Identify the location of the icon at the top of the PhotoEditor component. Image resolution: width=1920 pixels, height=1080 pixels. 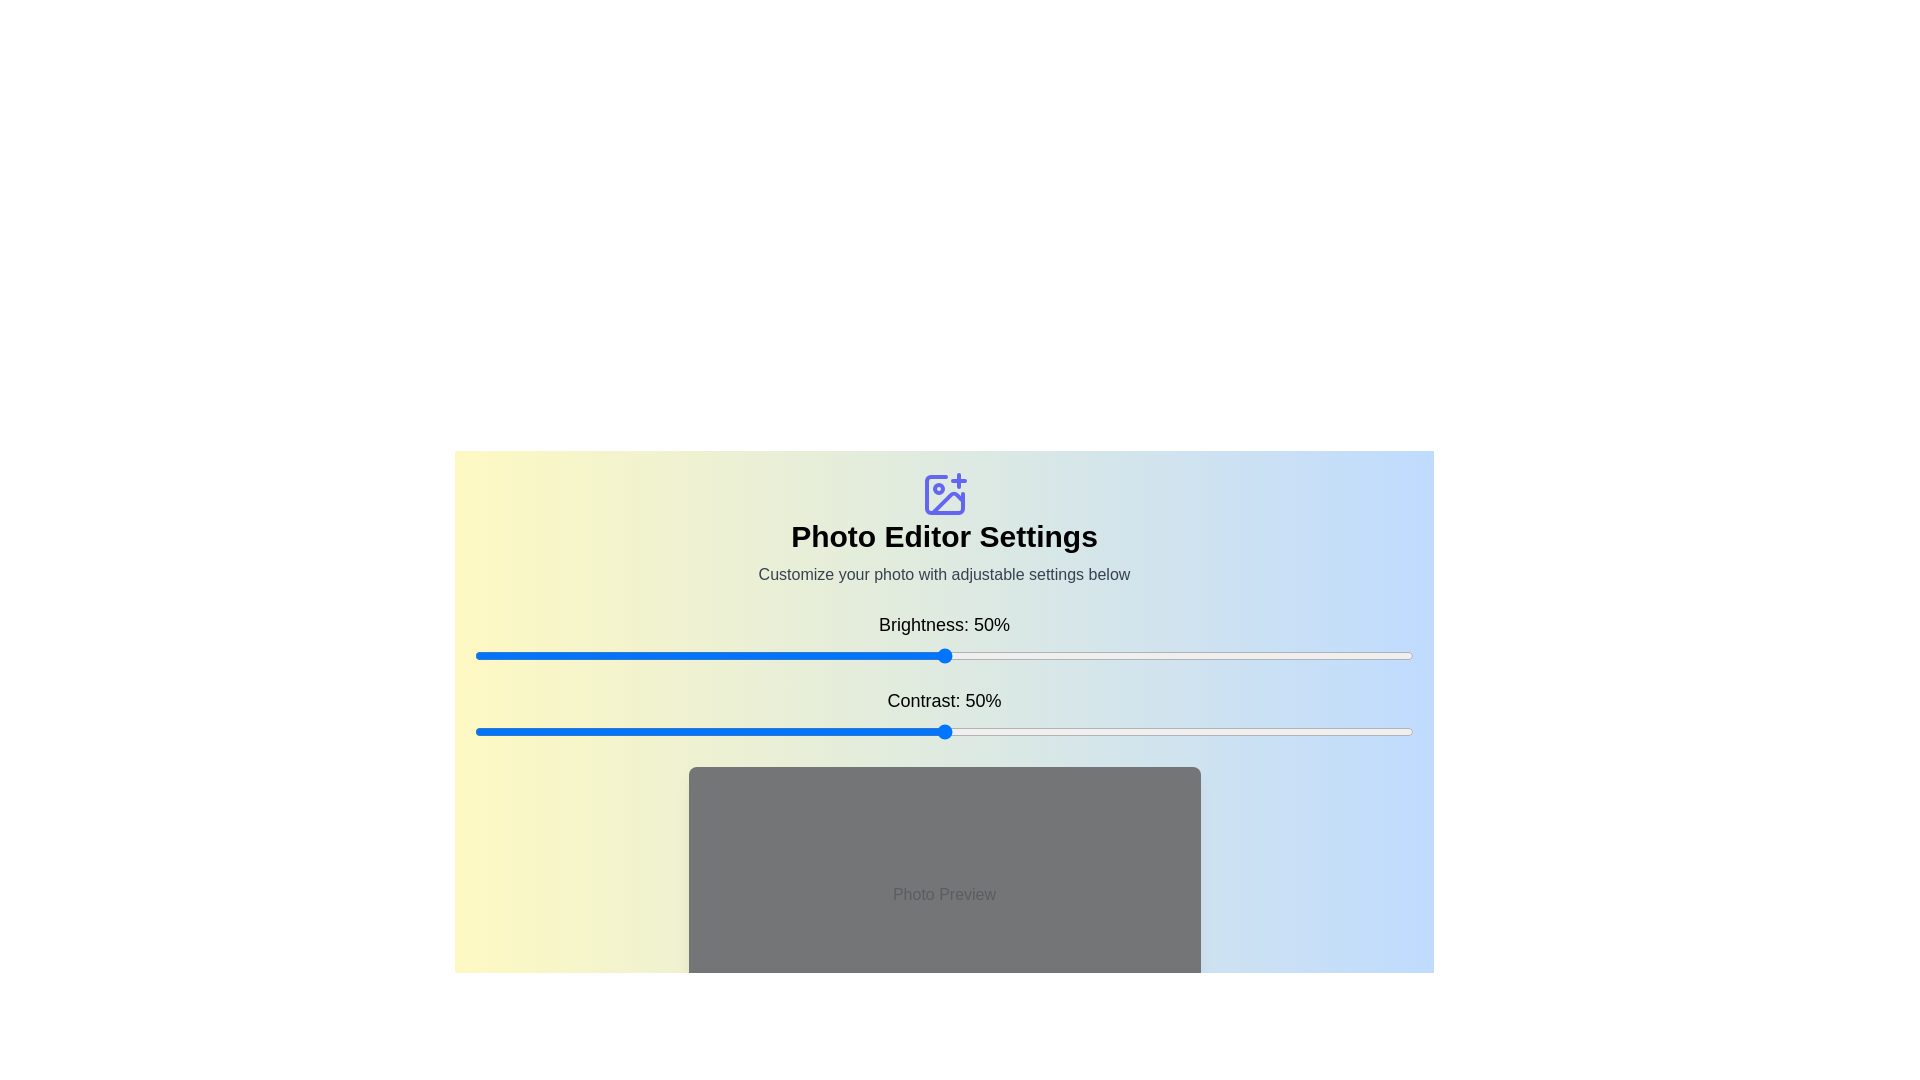
(943, 494).